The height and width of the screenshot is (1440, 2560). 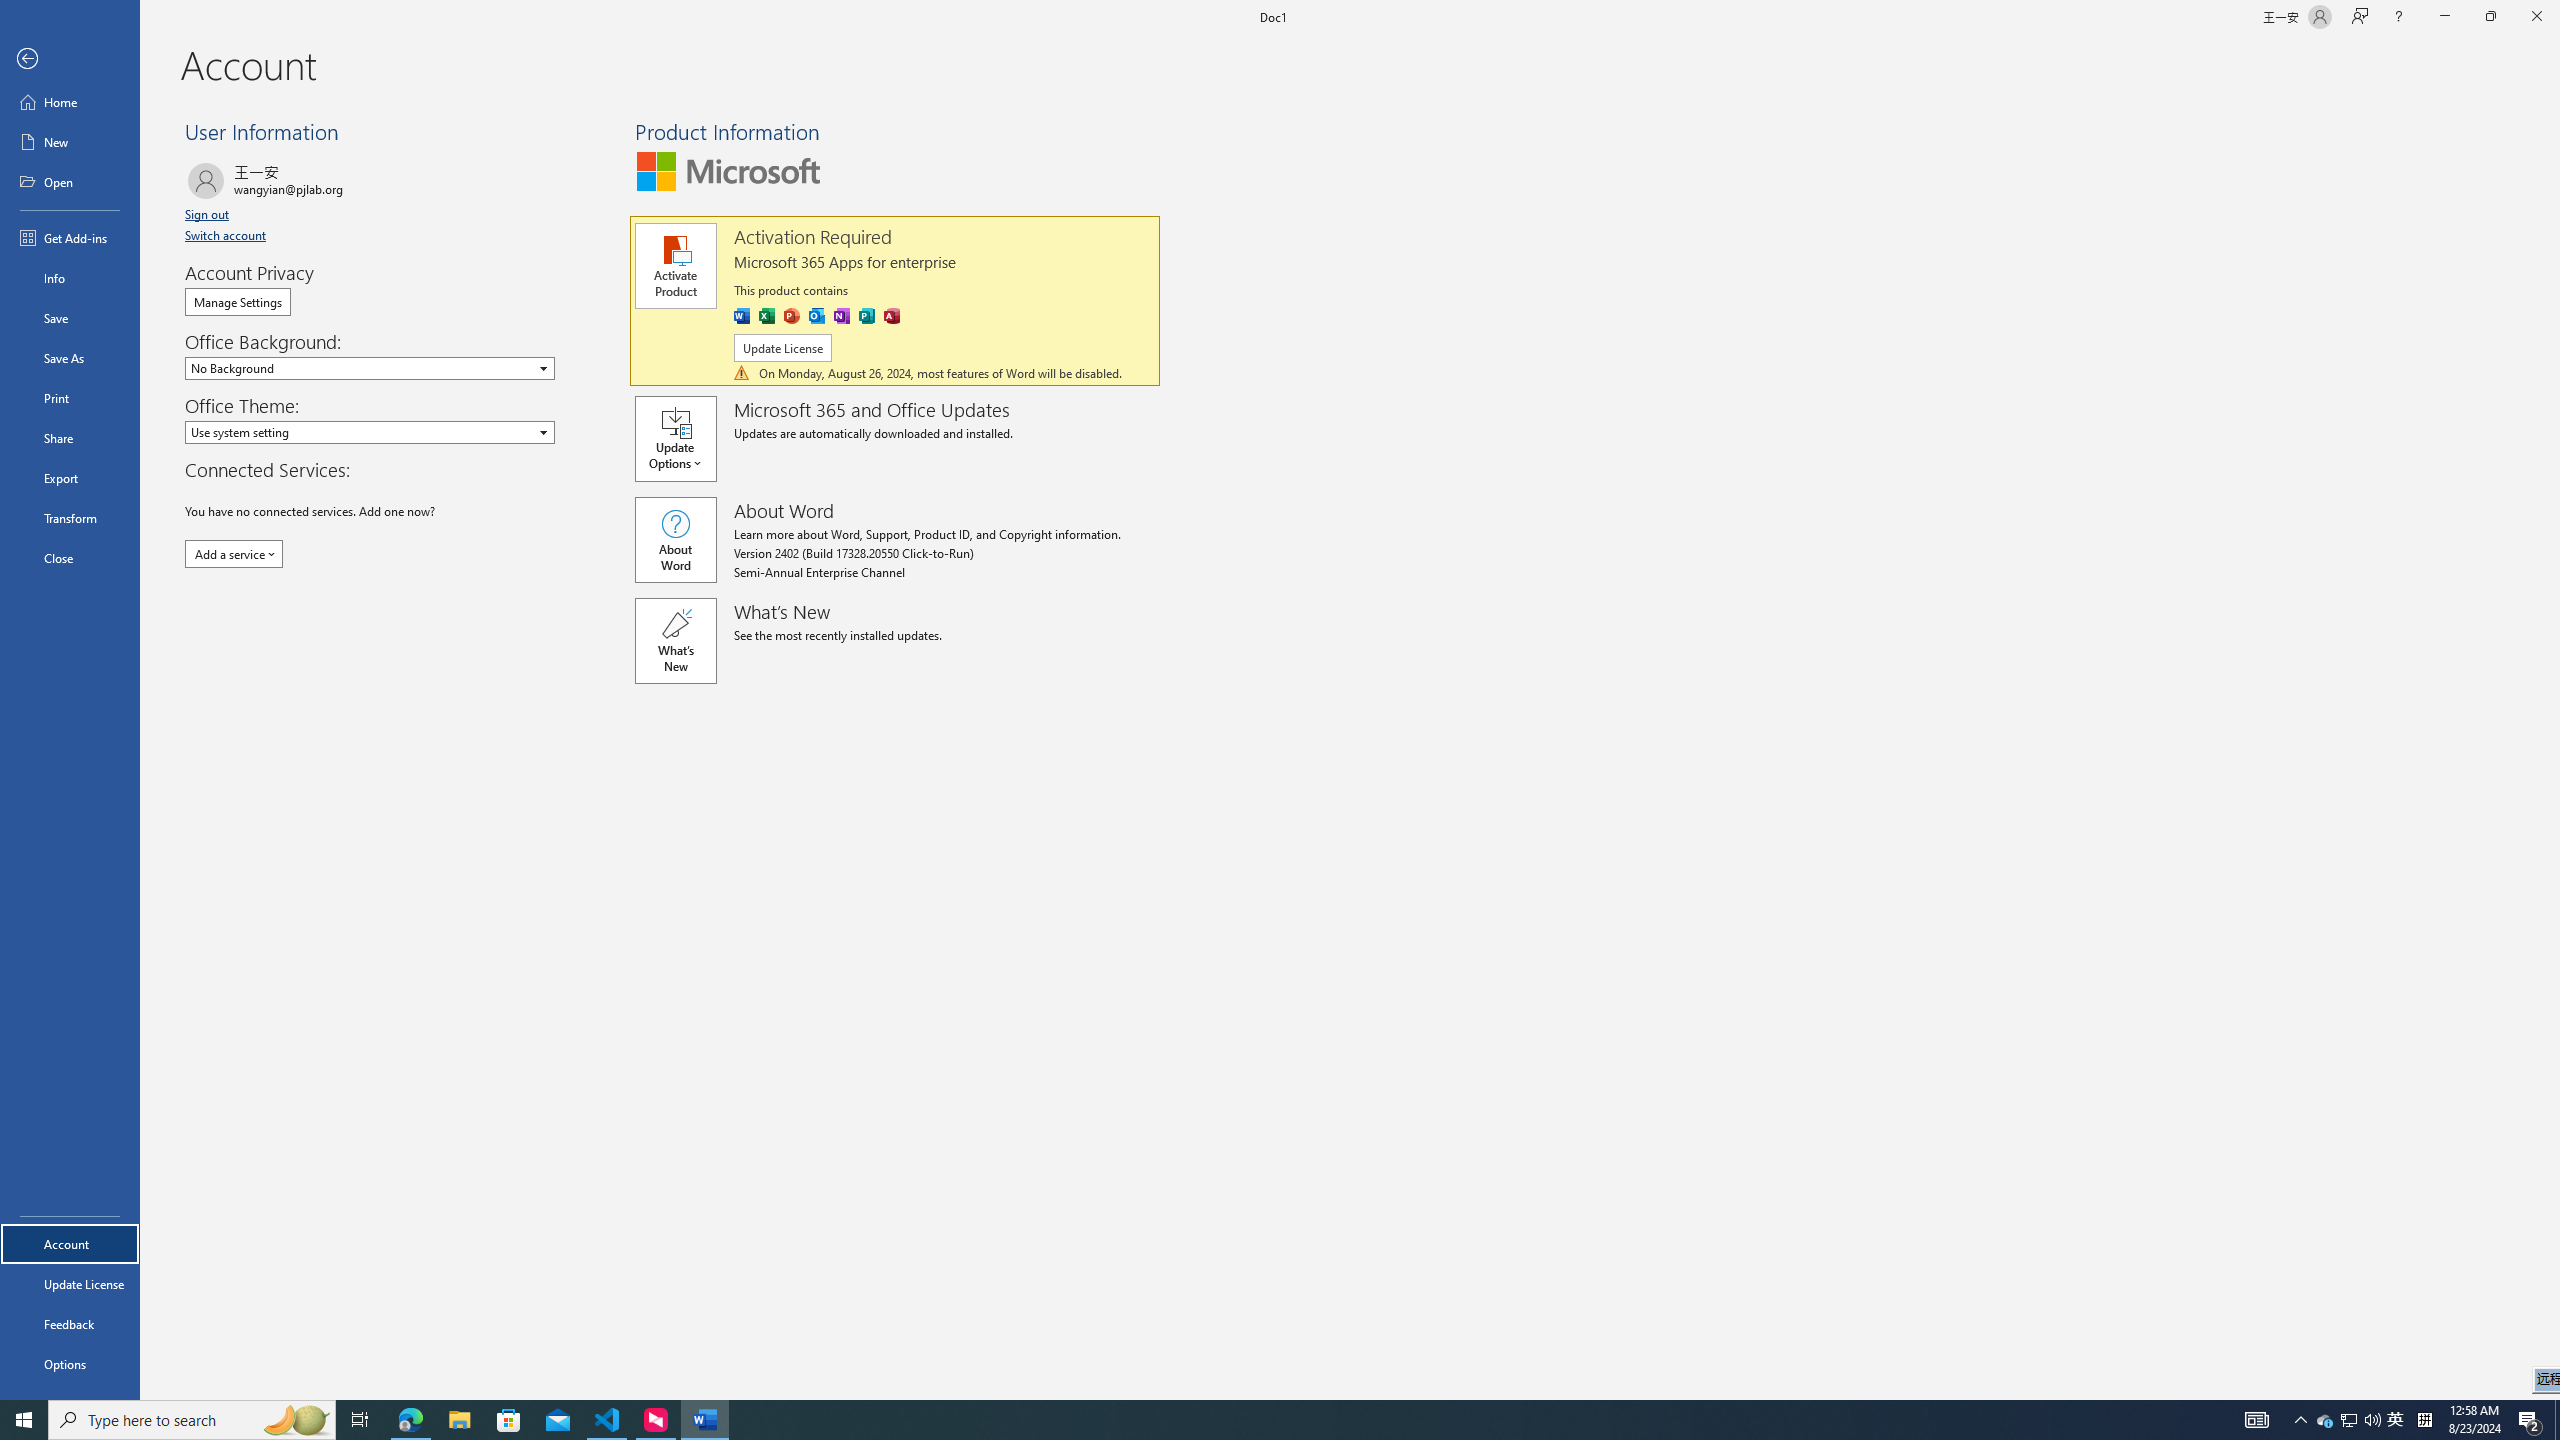 I want to click on 'Account', so click(x=69, y=1244).